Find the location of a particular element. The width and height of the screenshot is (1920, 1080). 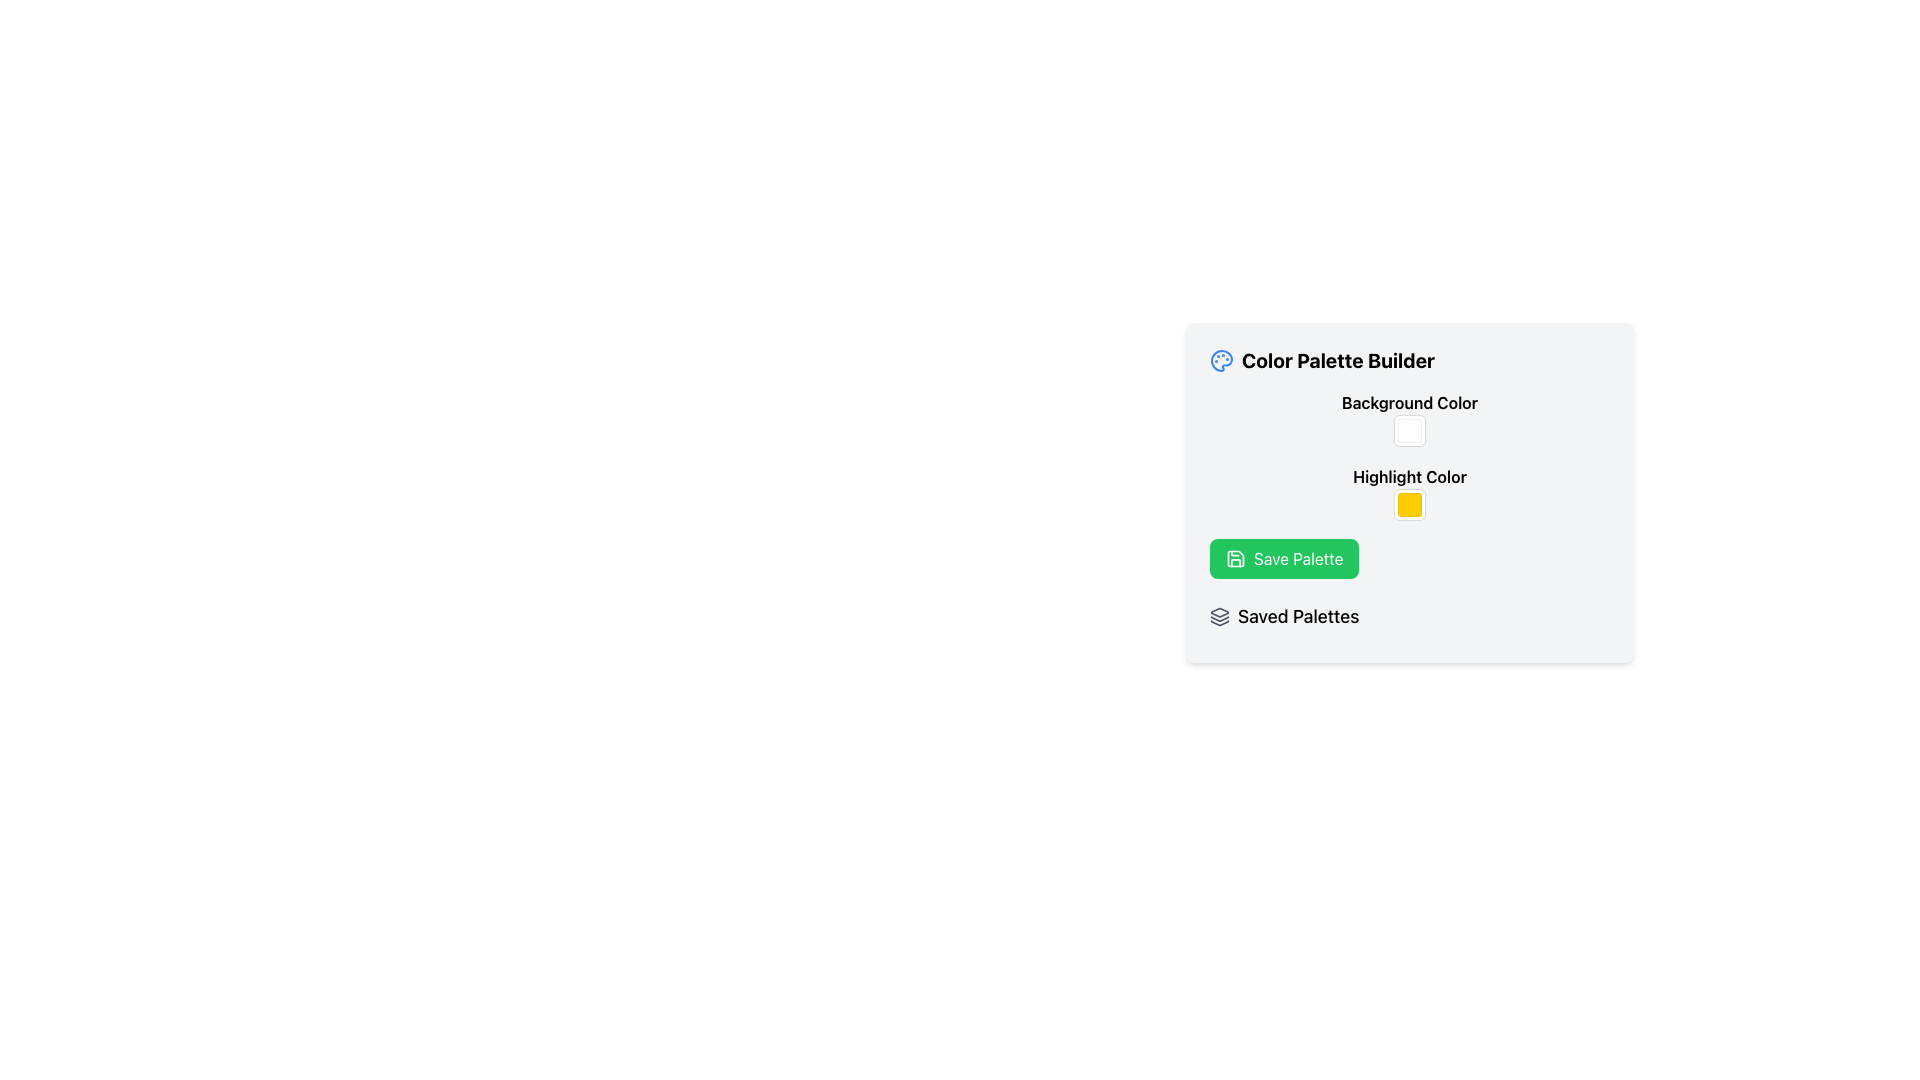

the square yellow color indicator with rounded edges in the 'Highlight Color' section of the color palette builder is located at coordinates (1409, 504).